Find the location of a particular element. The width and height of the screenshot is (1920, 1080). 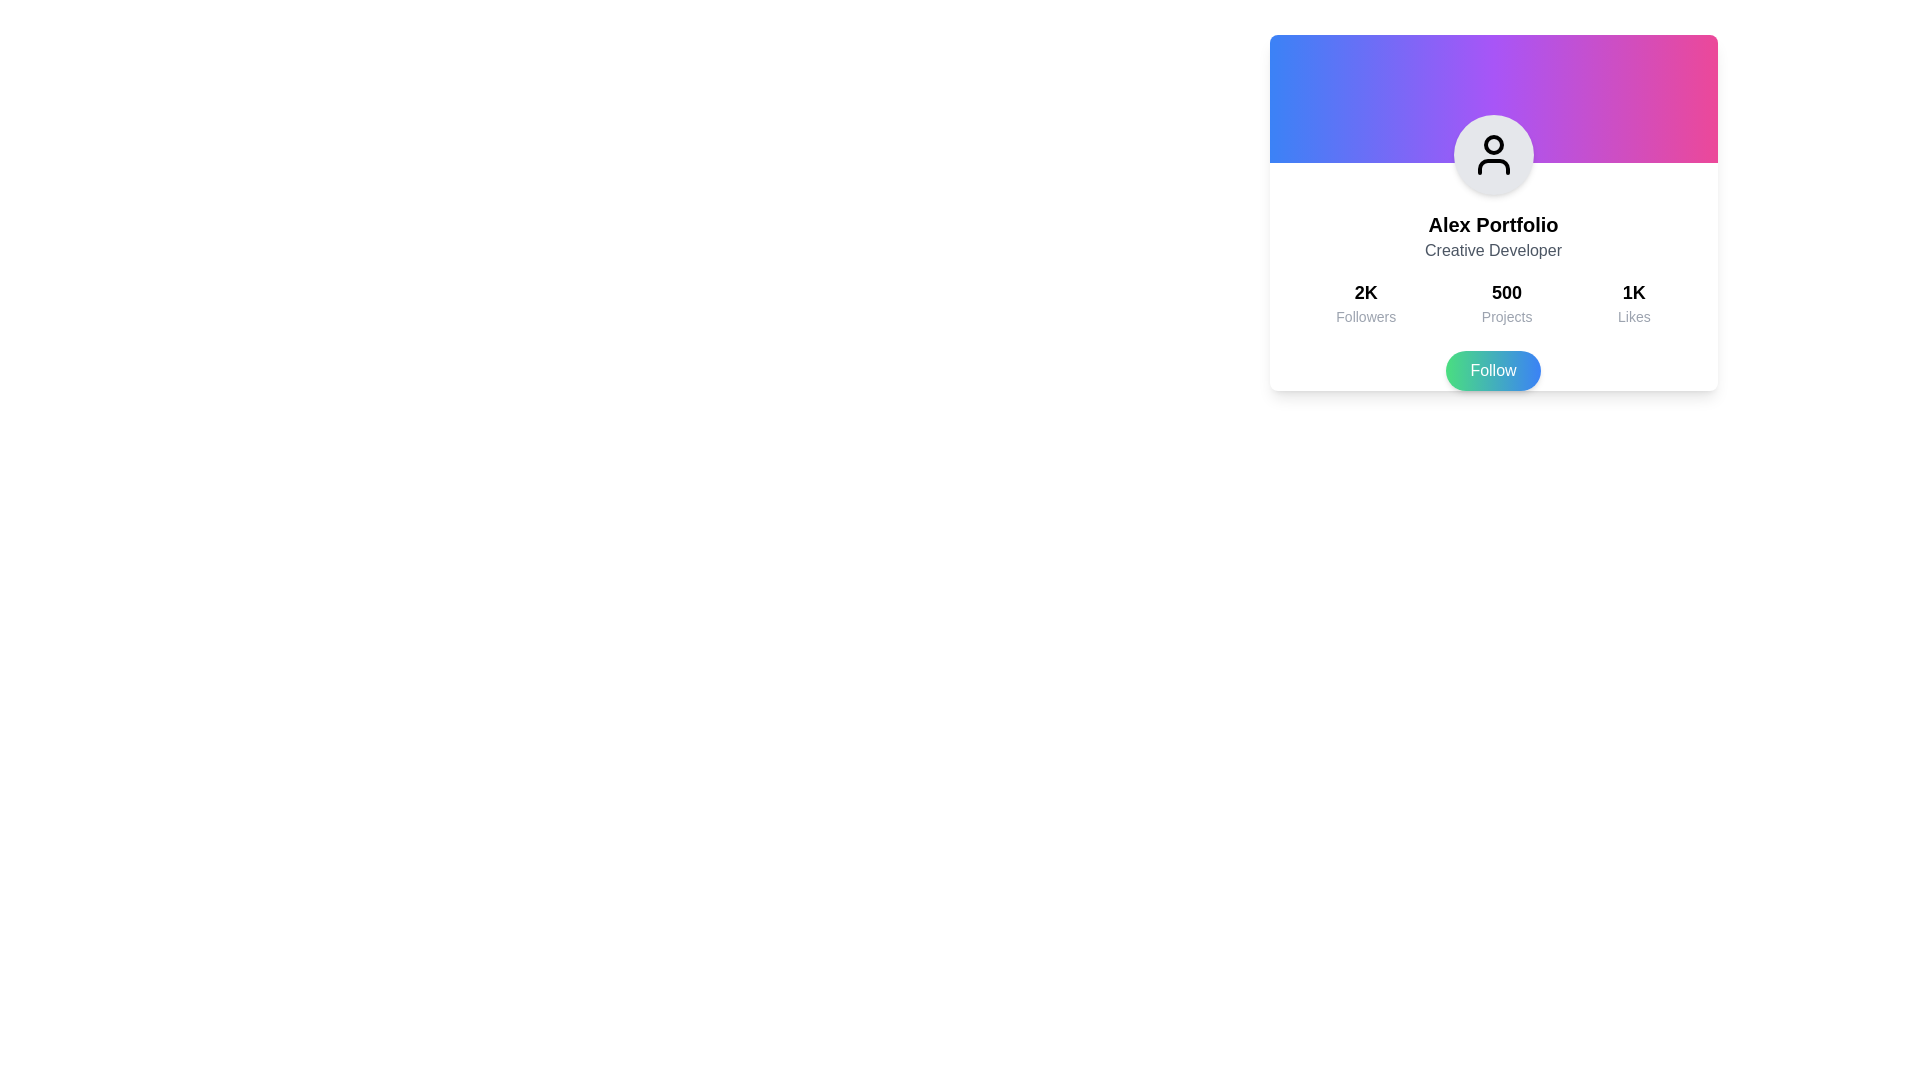

the follow button located at the bottom of the 'Alex Portfolio' card to initiate the follow action is located at coordinates (1493, 370).